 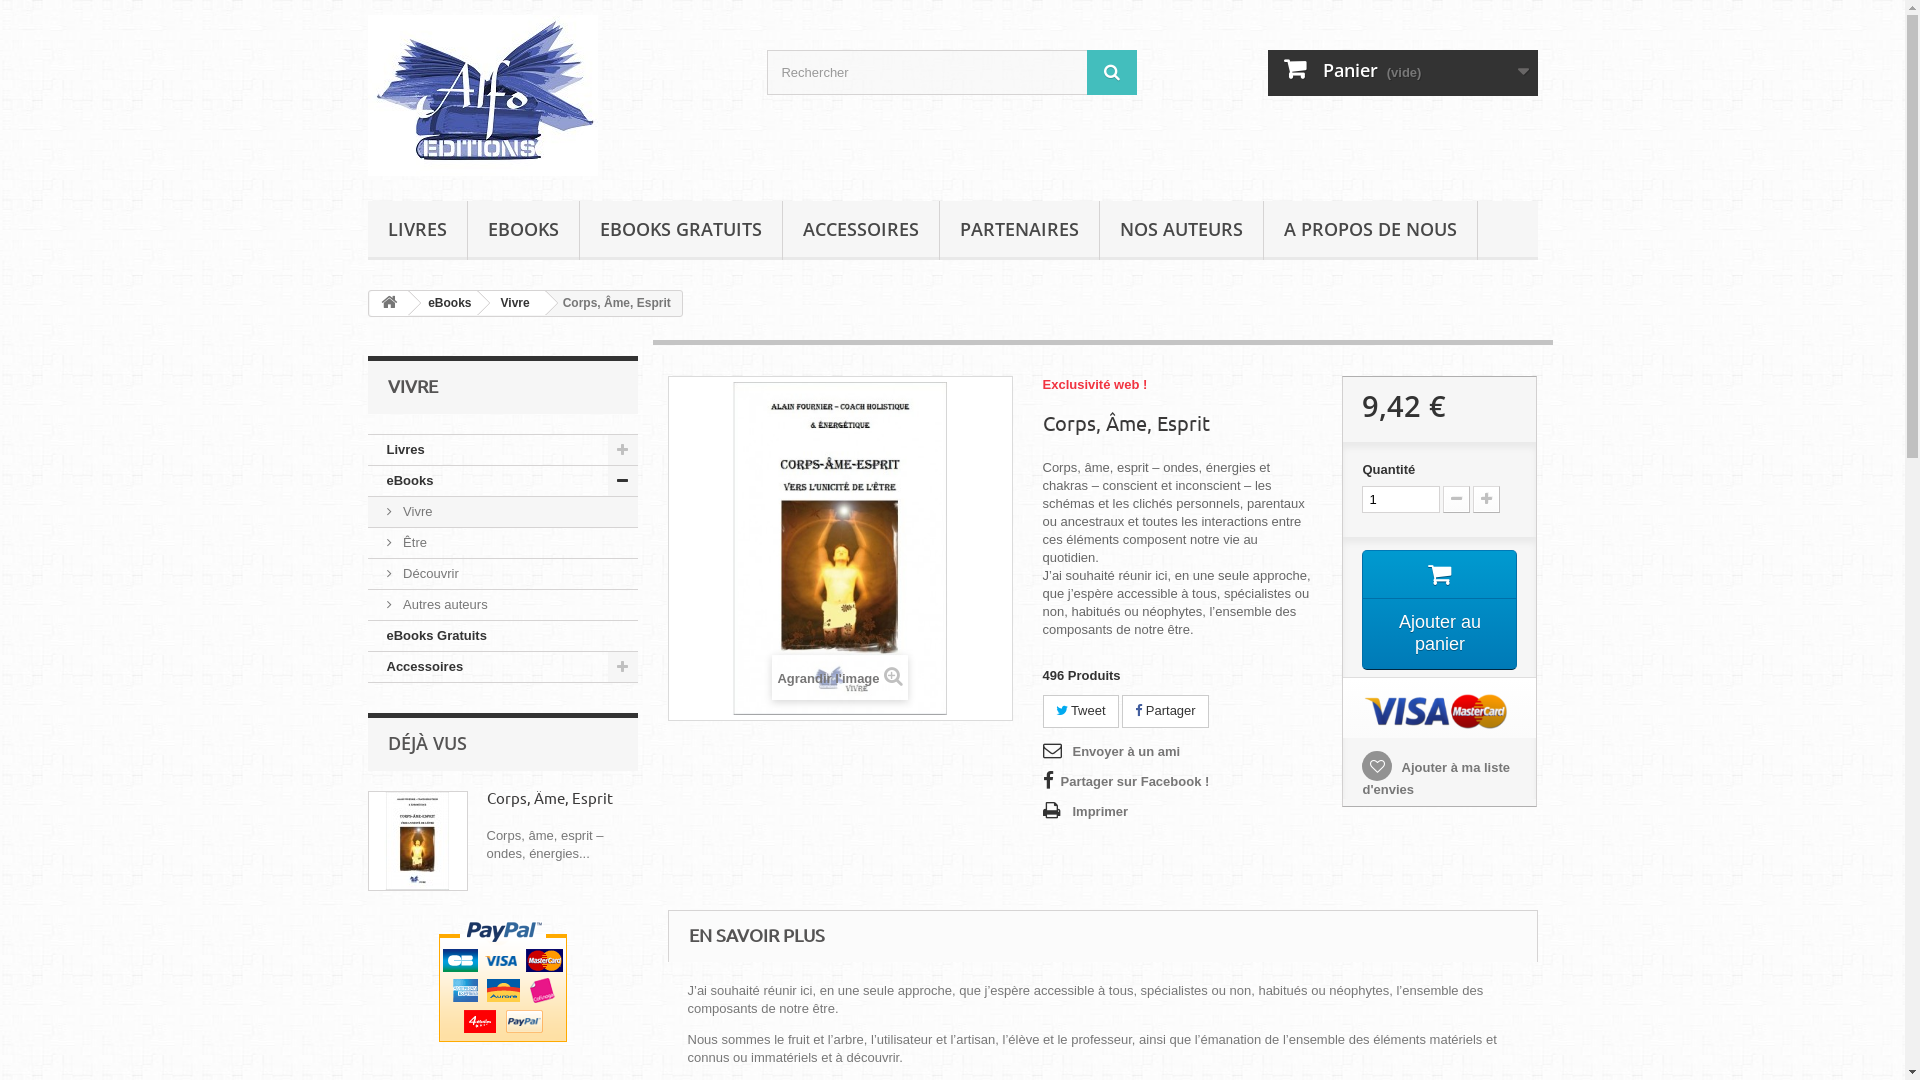 What do you see at coordinates (681, 229) in the screenshot?
I see `'EBOOKS GRATUITS'` at bounding box center [681, 229].